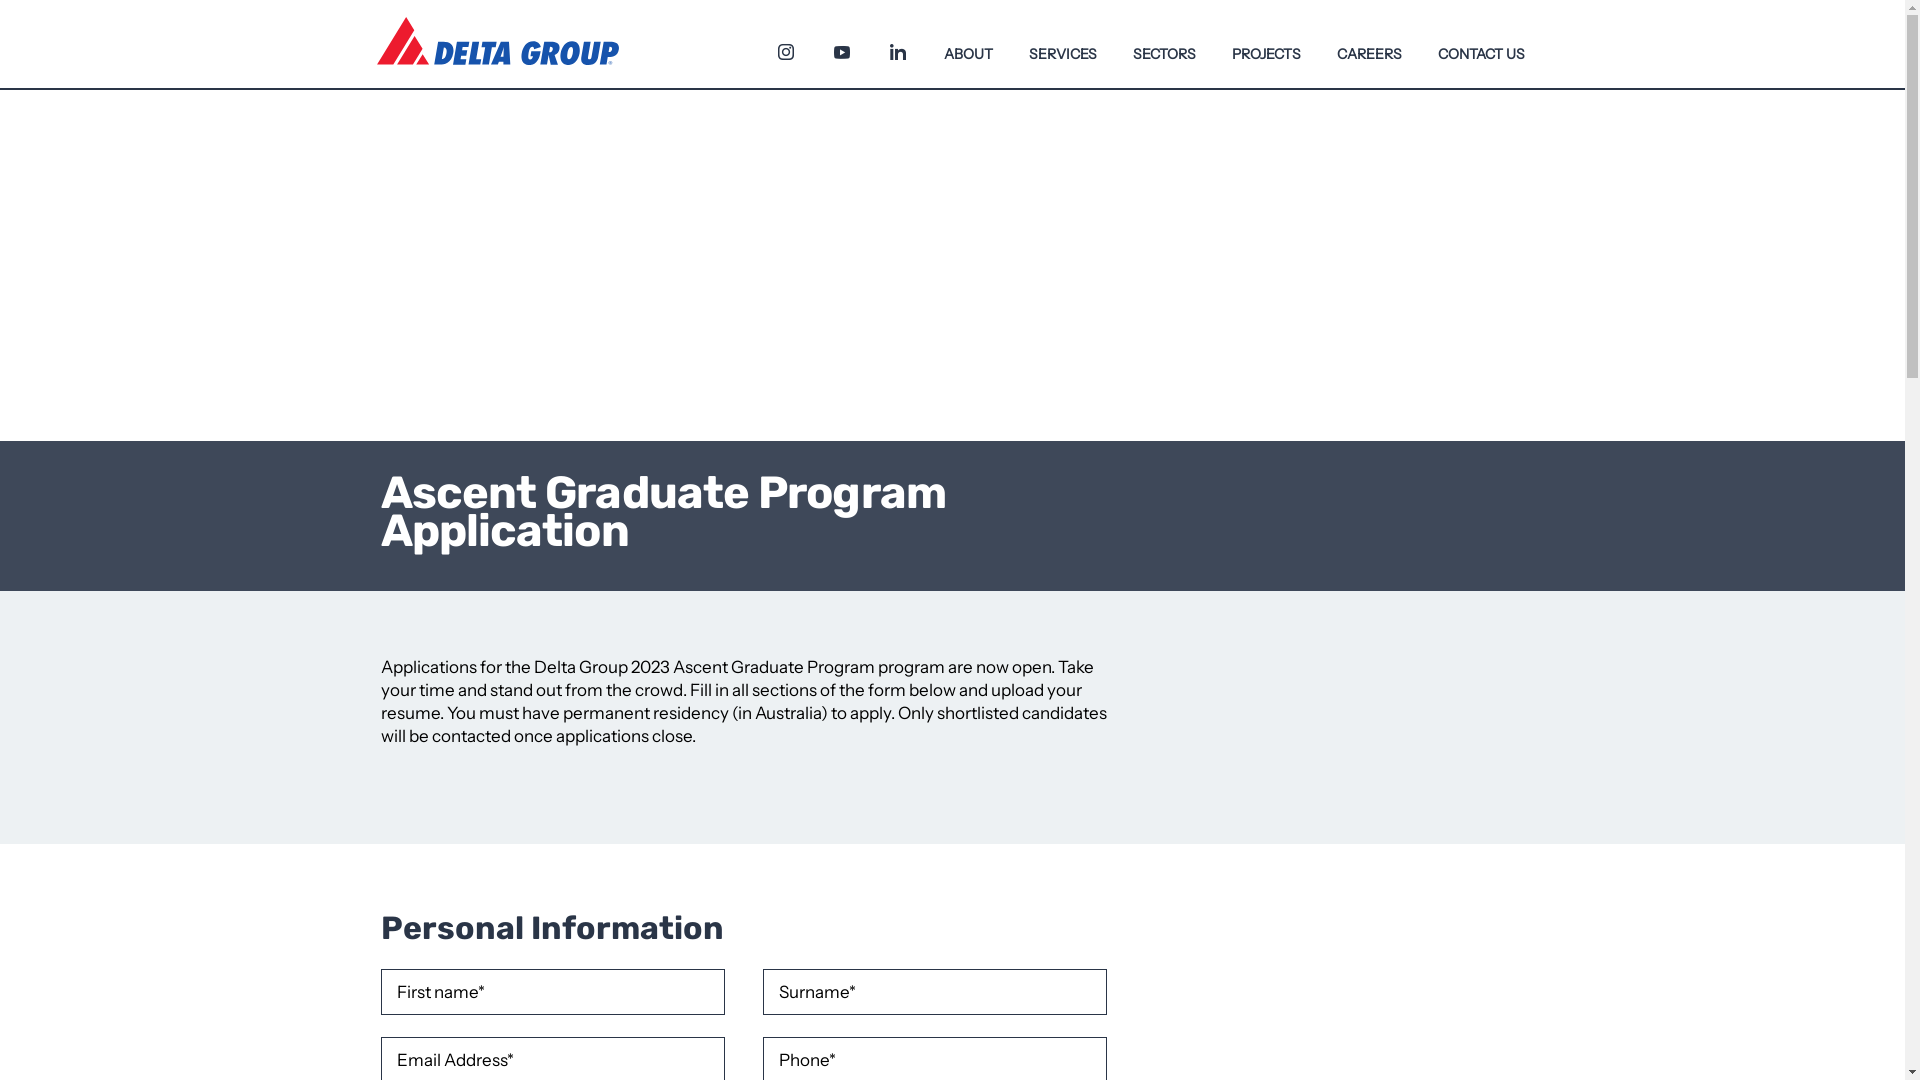 Image resolution: width=1920 pixels, height=1080 pixels. What do you see at coordinates (1481, 43) in the screenshot?
I see `'CONTACT US'` at bounding box center [1481, 43].